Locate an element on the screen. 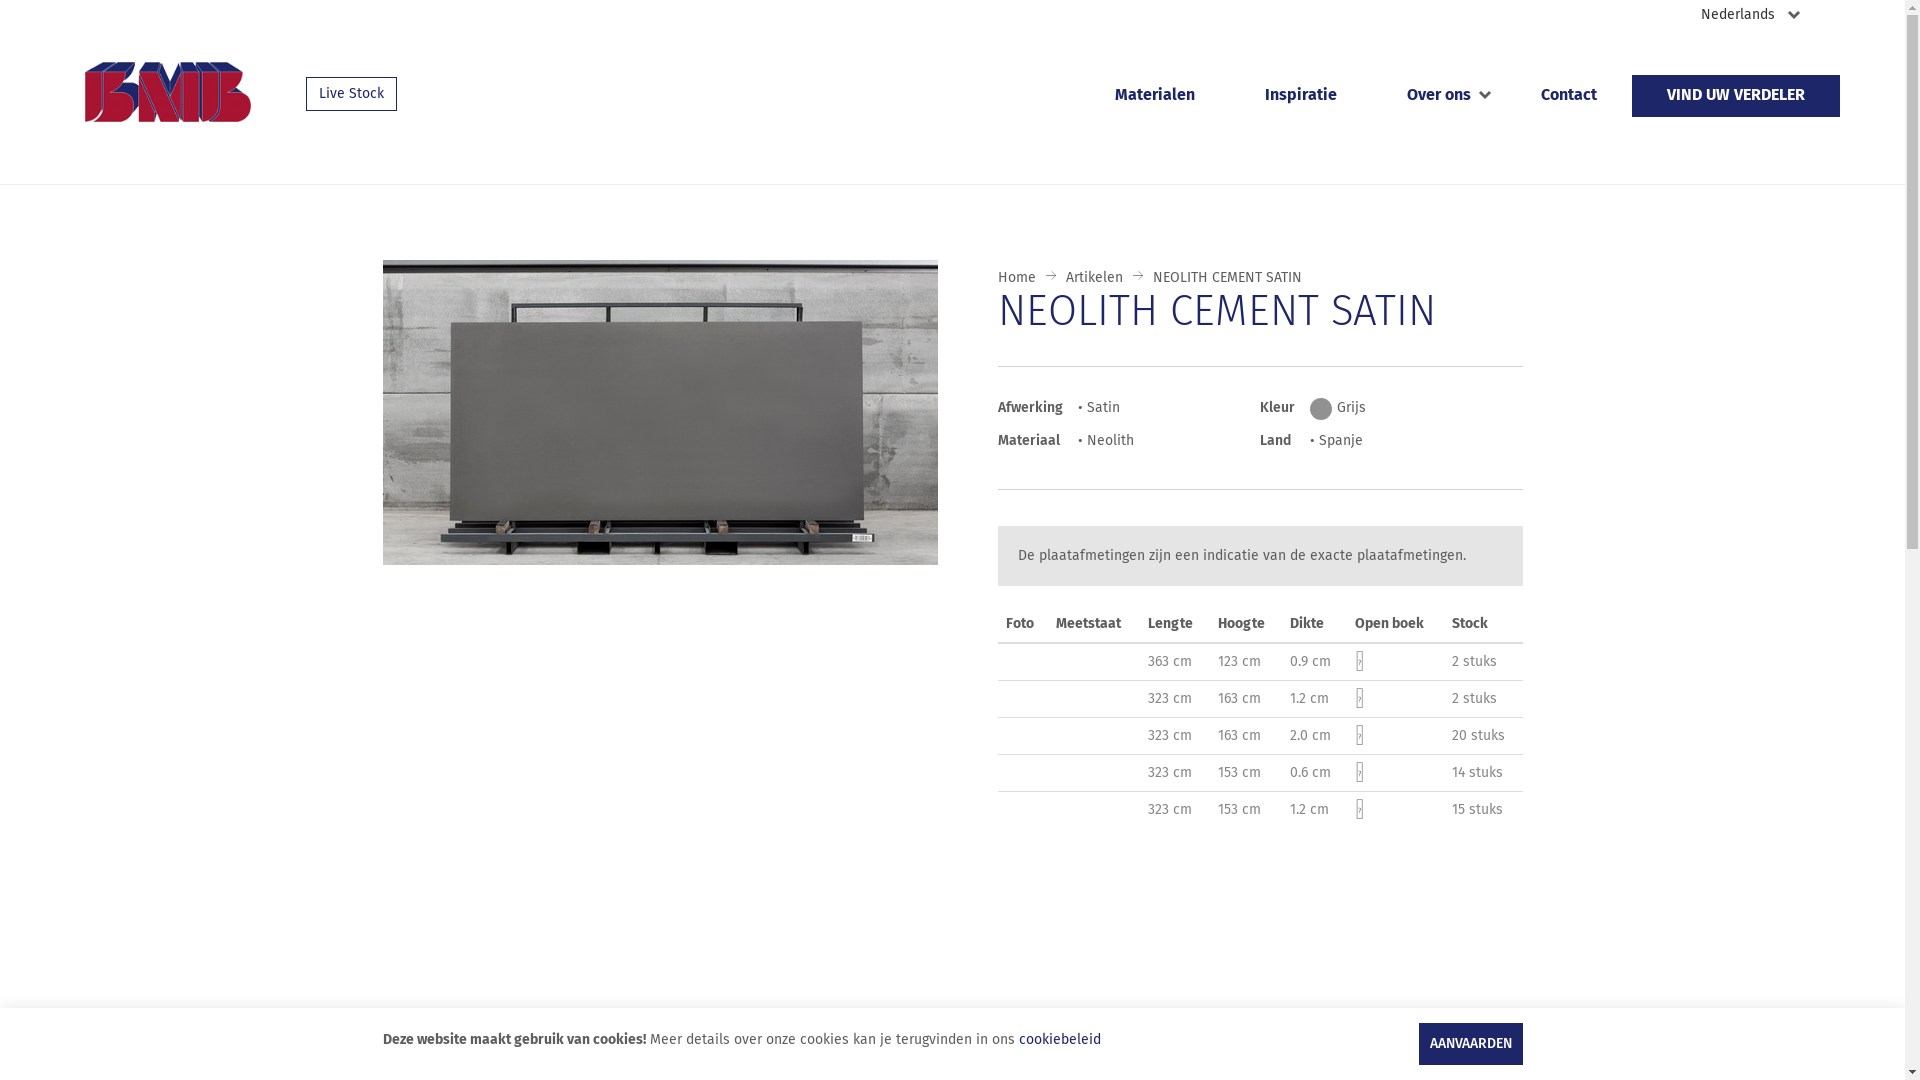 The height and width of the screenshot is (1080, 1920). 'cookiebeleid' is located at coordinates (1058, 1039).